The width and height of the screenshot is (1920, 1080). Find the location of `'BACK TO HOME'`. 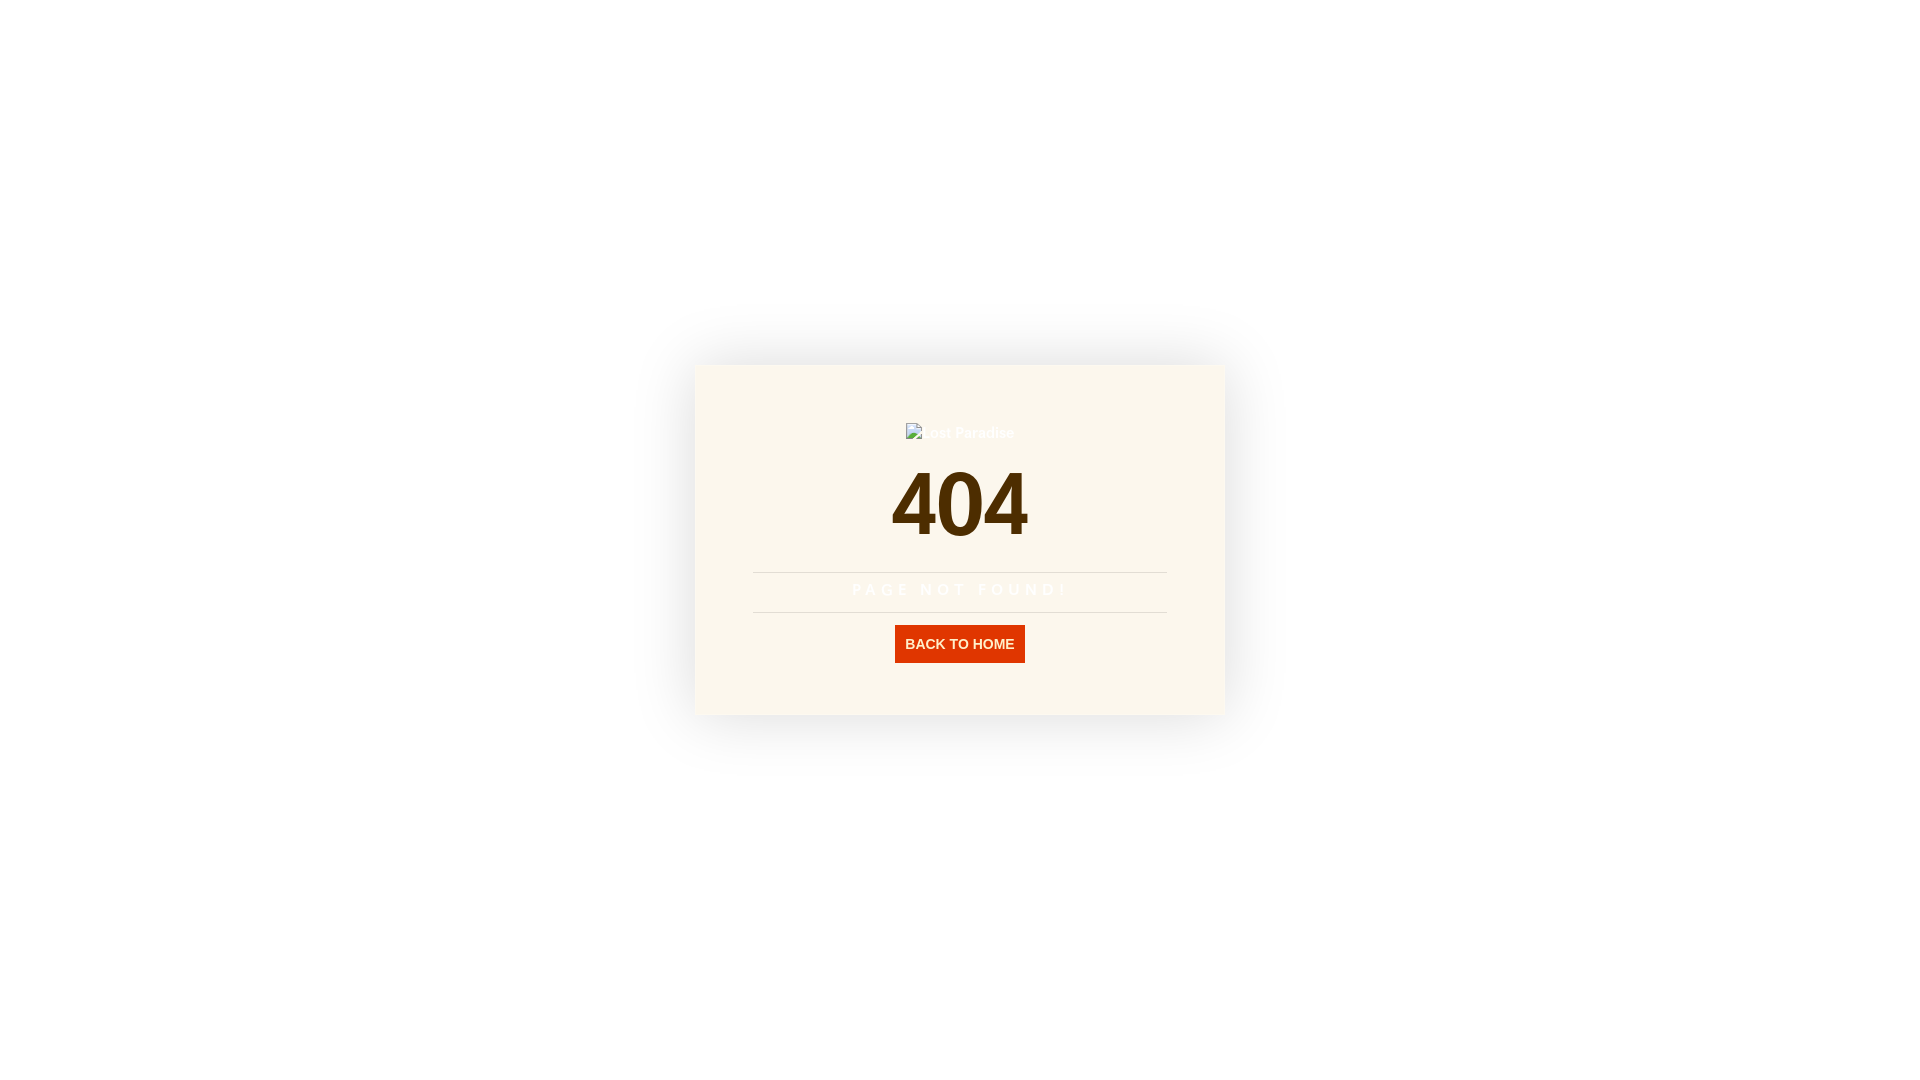

'BACK TO HOME' is located at coordinates (893, 643).